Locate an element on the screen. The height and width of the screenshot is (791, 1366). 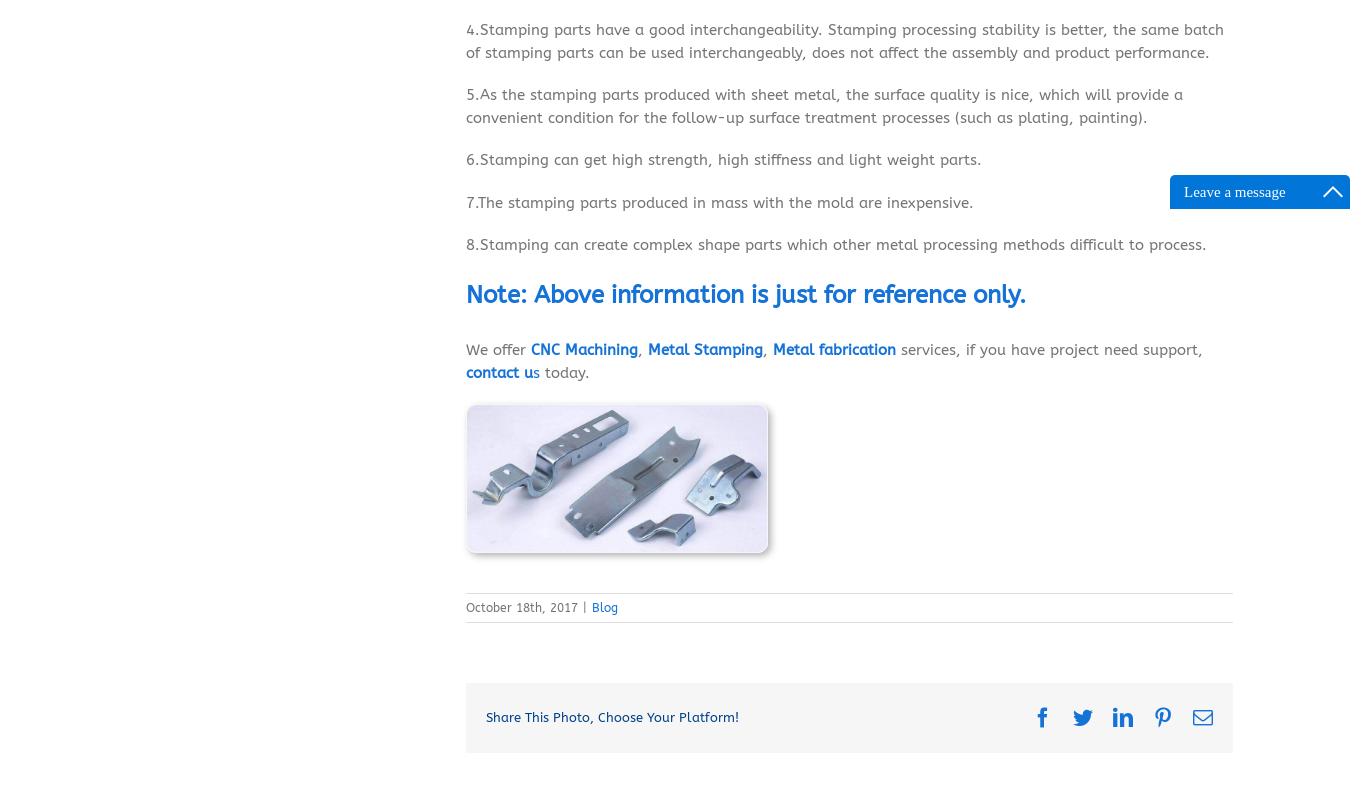
'contact u' is located at coordinates (499, 374).